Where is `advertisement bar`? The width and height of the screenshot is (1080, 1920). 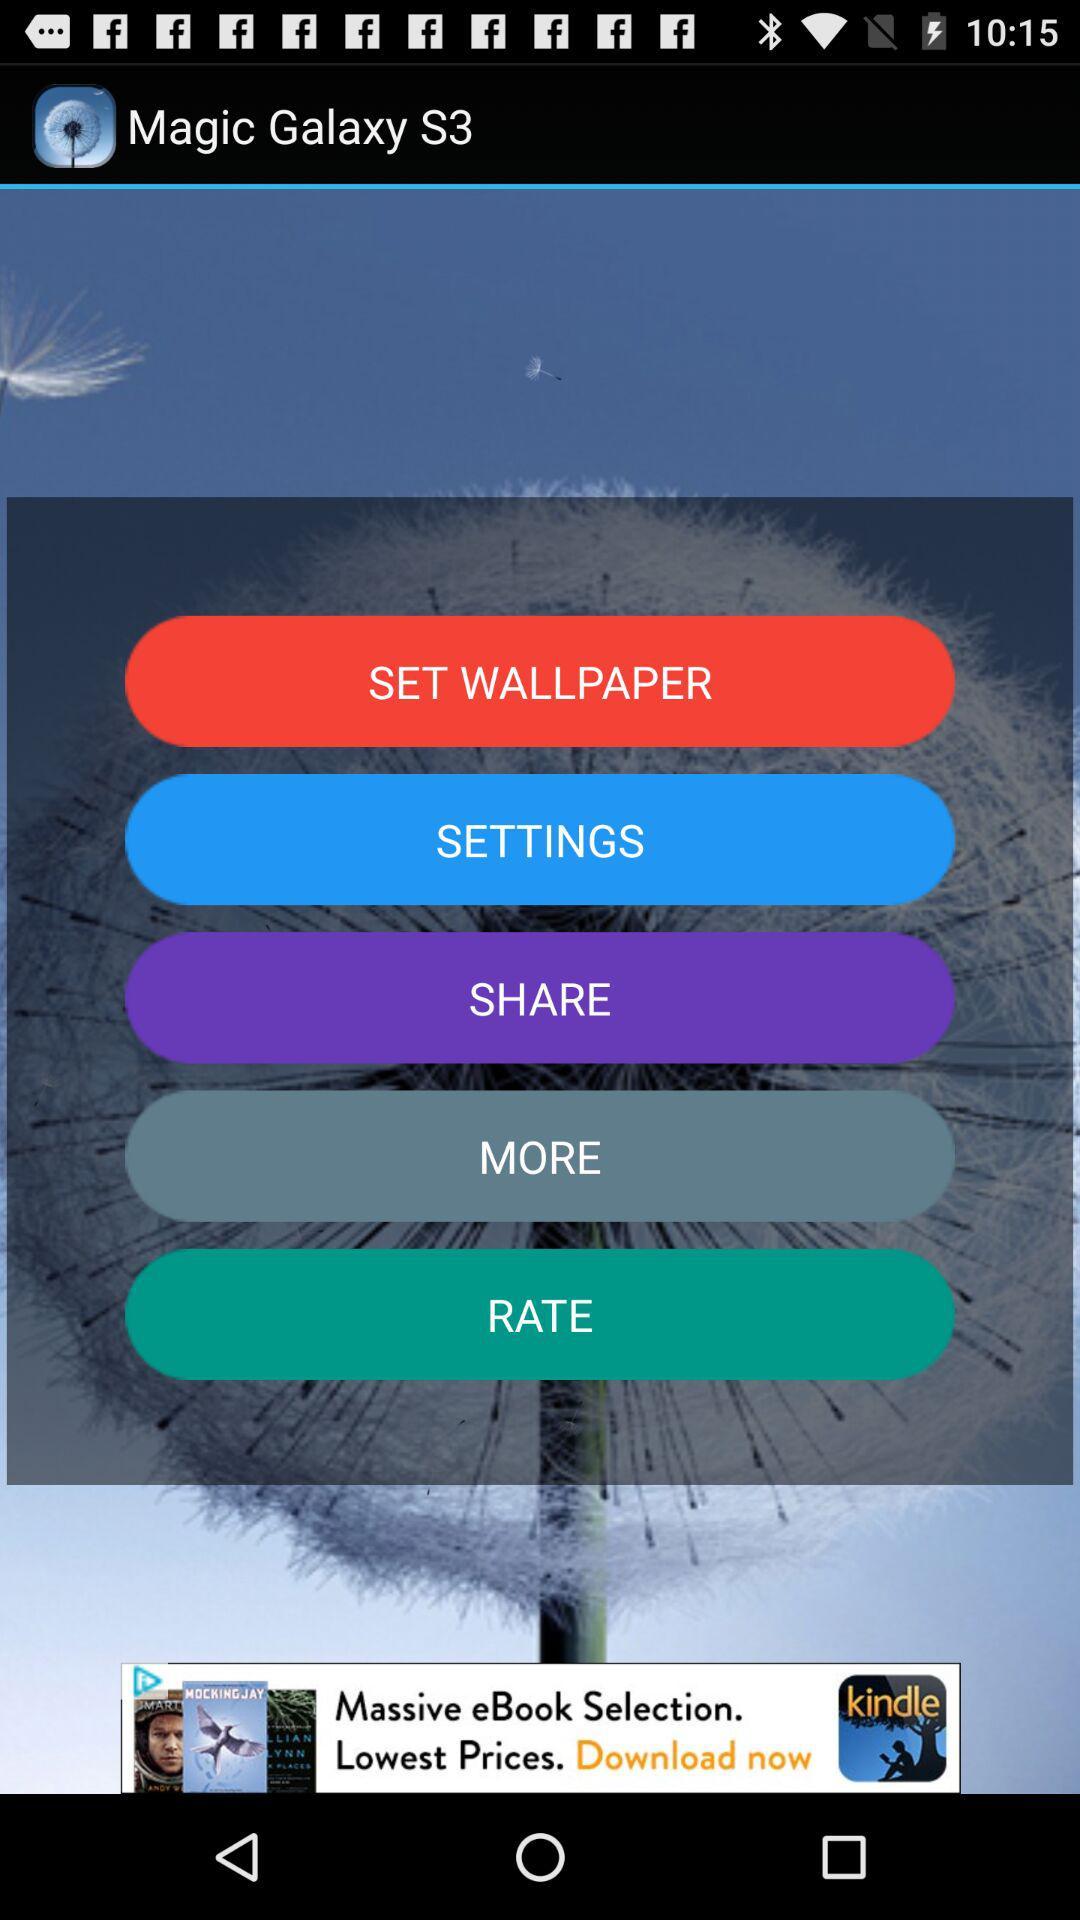 advertisement bar is located at coordinates (540, 1727).